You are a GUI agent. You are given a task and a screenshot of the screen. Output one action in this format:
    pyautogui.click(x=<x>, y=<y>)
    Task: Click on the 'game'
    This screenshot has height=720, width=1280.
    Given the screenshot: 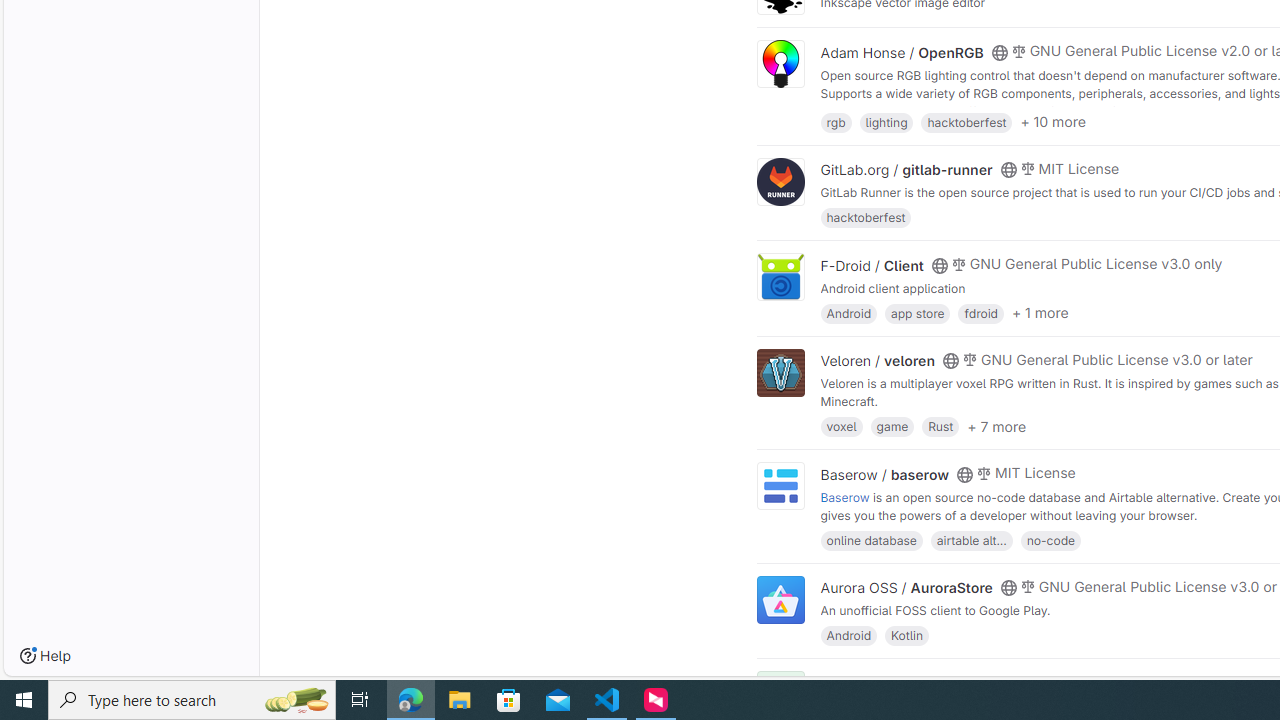 What is the action you would take?
    pyautogui.click(x=891, y=425)
    